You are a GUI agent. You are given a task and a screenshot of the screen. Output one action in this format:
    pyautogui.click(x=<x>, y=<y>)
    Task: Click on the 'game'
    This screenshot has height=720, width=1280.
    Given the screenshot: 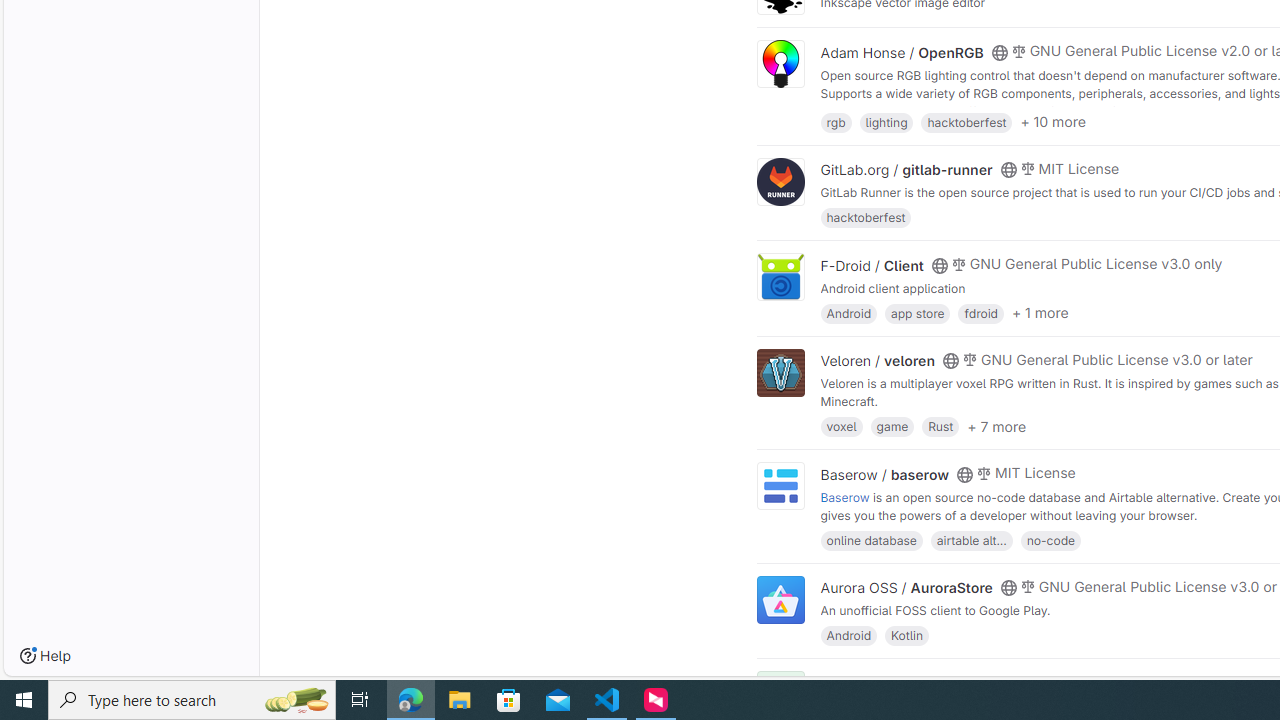 What is the action you would take?
    pyautogui.click(x=891, y=425)
    